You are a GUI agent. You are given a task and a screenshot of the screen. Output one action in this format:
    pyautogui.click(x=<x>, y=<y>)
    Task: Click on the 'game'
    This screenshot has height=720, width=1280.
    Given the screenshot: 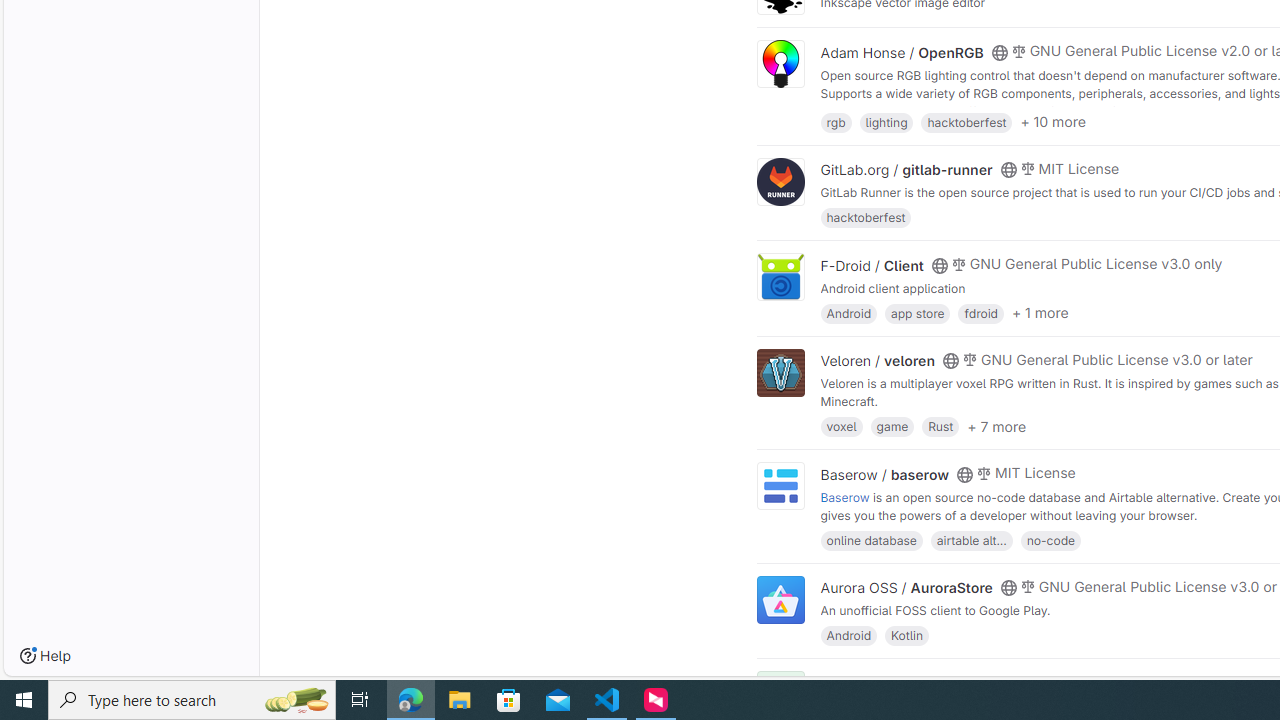 What is the action you would take?
    pyautogui.click(x=891, y=425)
    